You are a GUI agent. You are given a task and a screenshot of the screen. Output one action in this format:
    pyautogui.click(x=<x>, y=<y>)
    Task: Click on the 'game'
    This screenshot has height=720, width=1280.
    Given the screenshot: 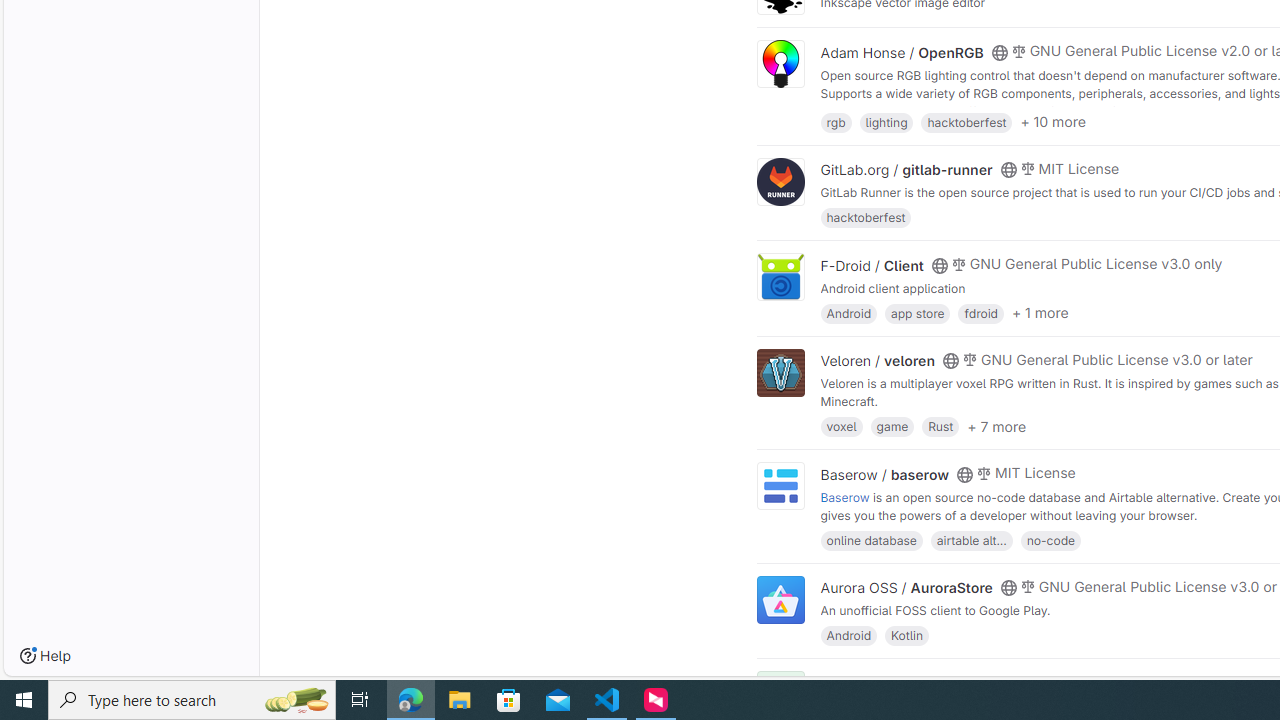 What is the action you would take?
    pyautogui.click(x=891, y=425)
    